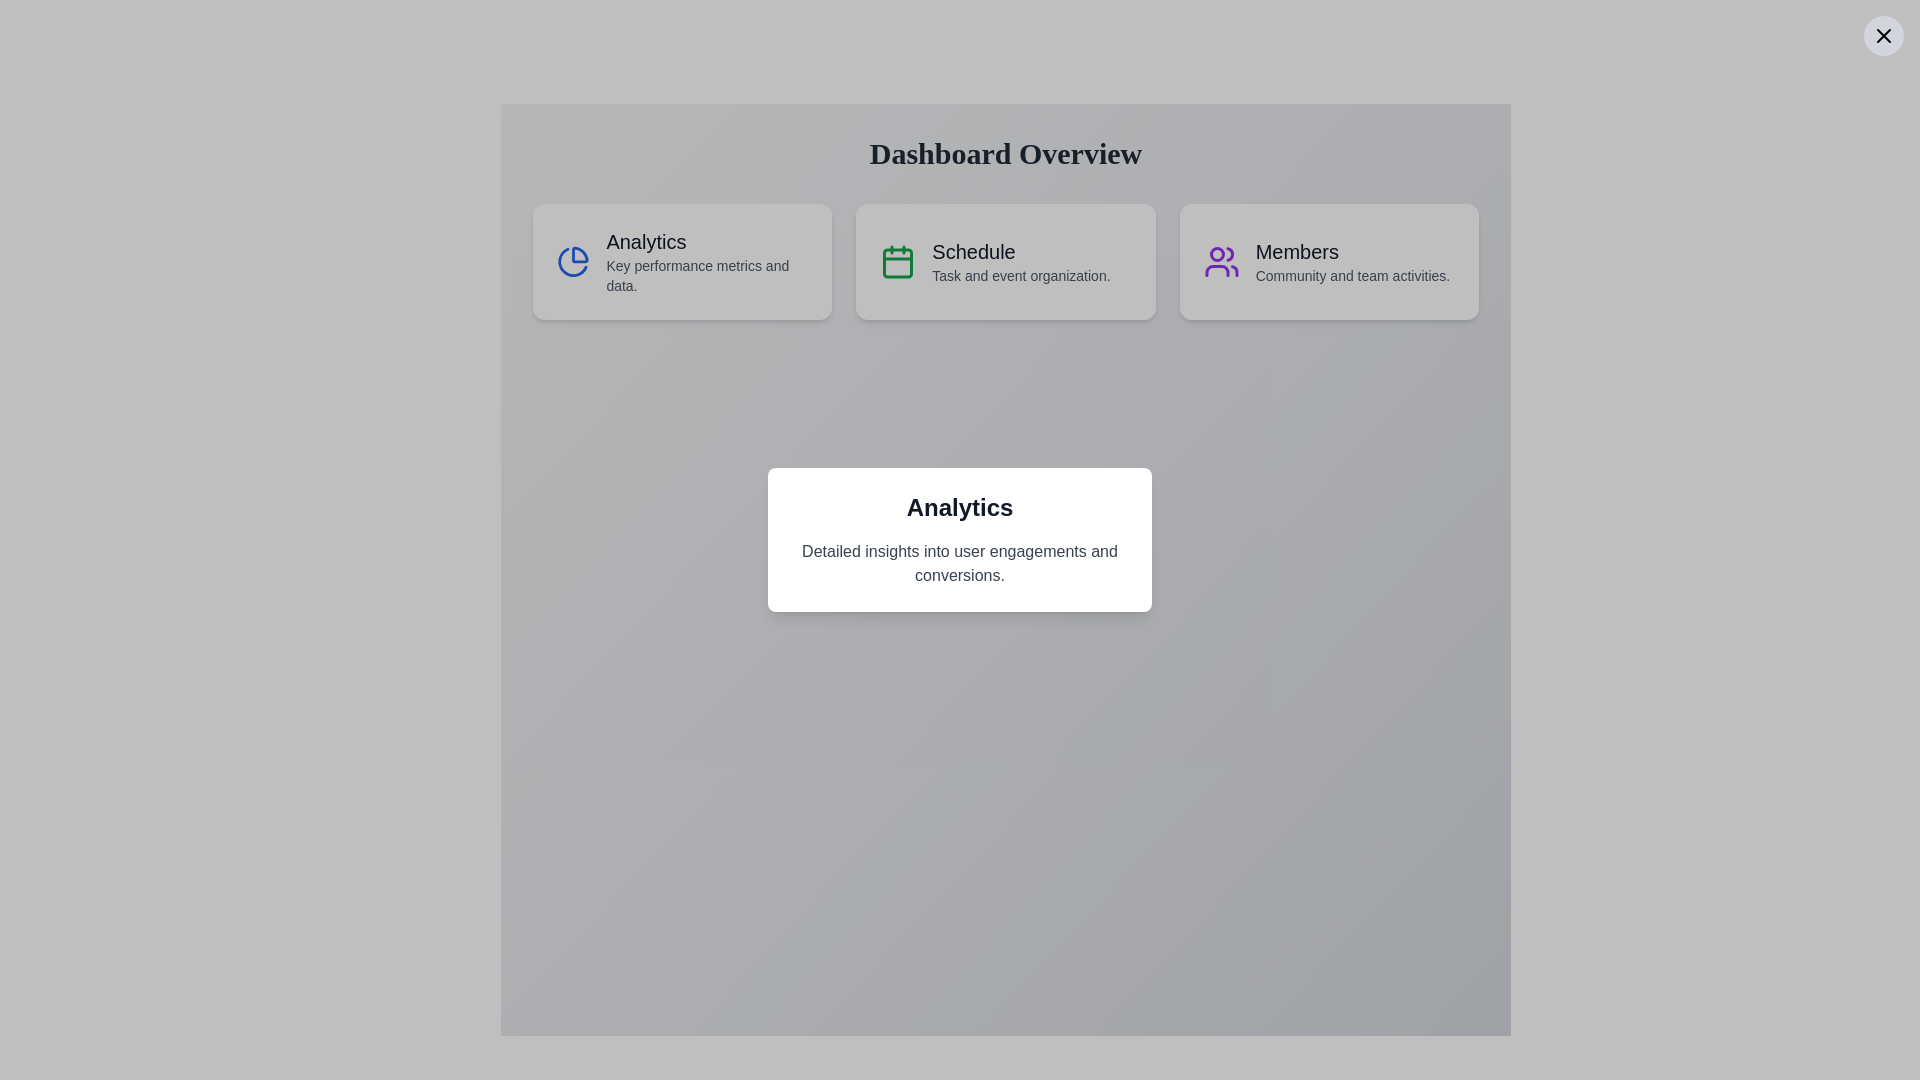 The image size is (1920, 1080). What do you see at coordinates (707, 276) in the screenshot?
I see `the descriptive text label under the 'Analytics' heading in the first column of the grid layout, which provides context for key performance metrics` at bounding box center [707, 276].